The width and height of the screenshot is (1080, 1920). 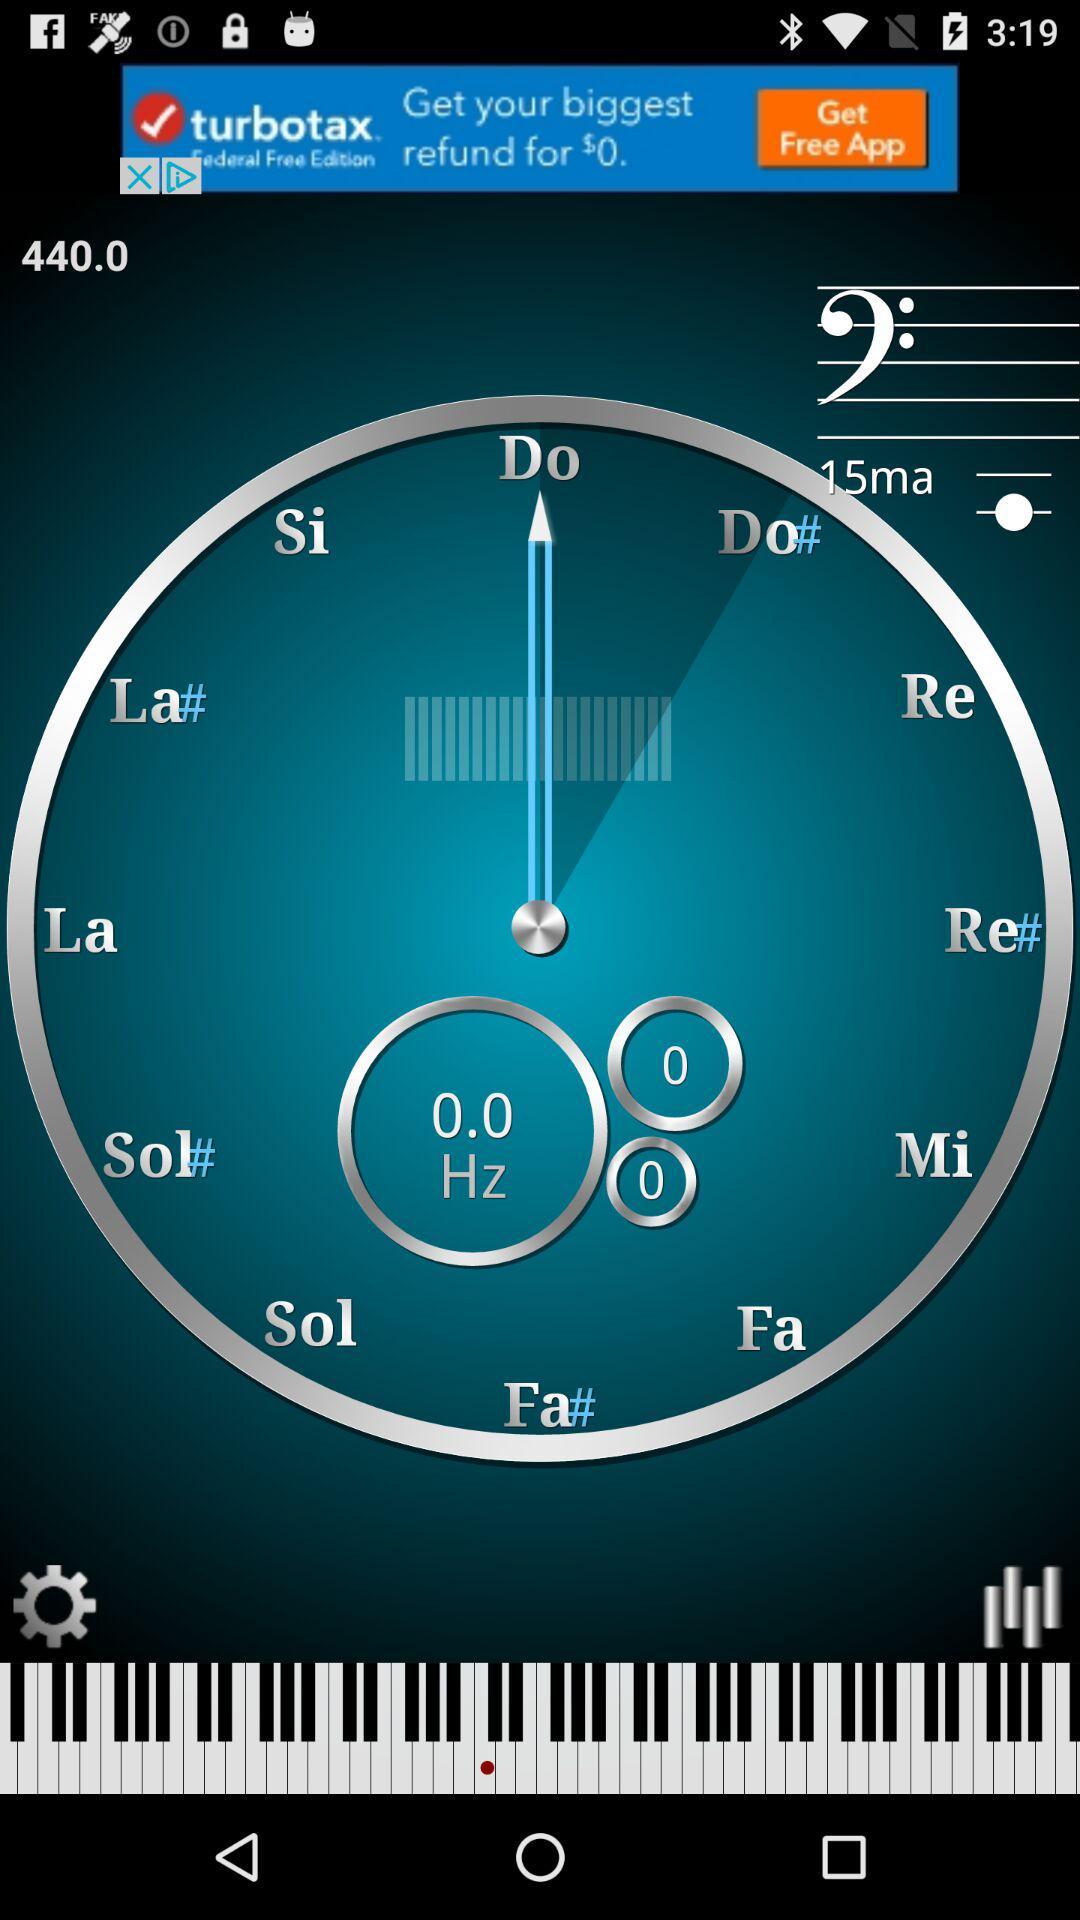 What do you see at coordinates (54, 1607) in the screenshot?
I see `open settings` at bounding box center [54, 1607].